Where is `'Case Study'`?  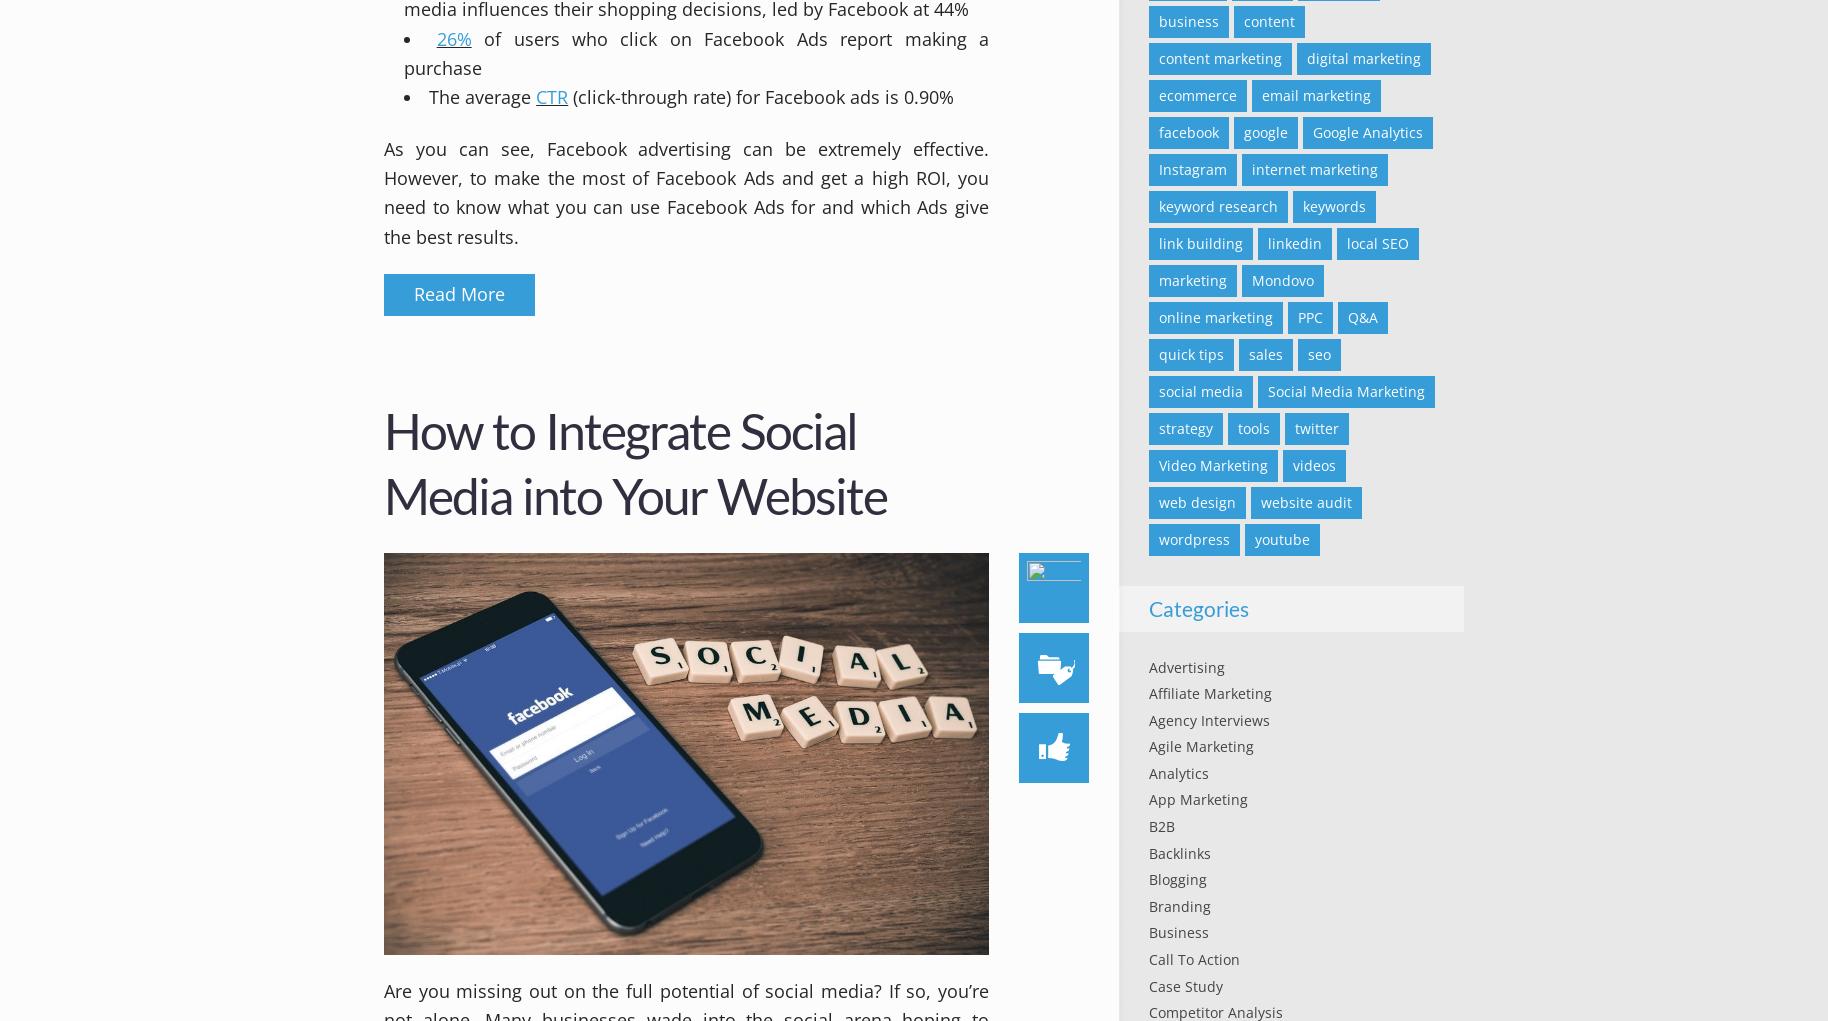
'Case Study' is located at coordinates (1185, 985).